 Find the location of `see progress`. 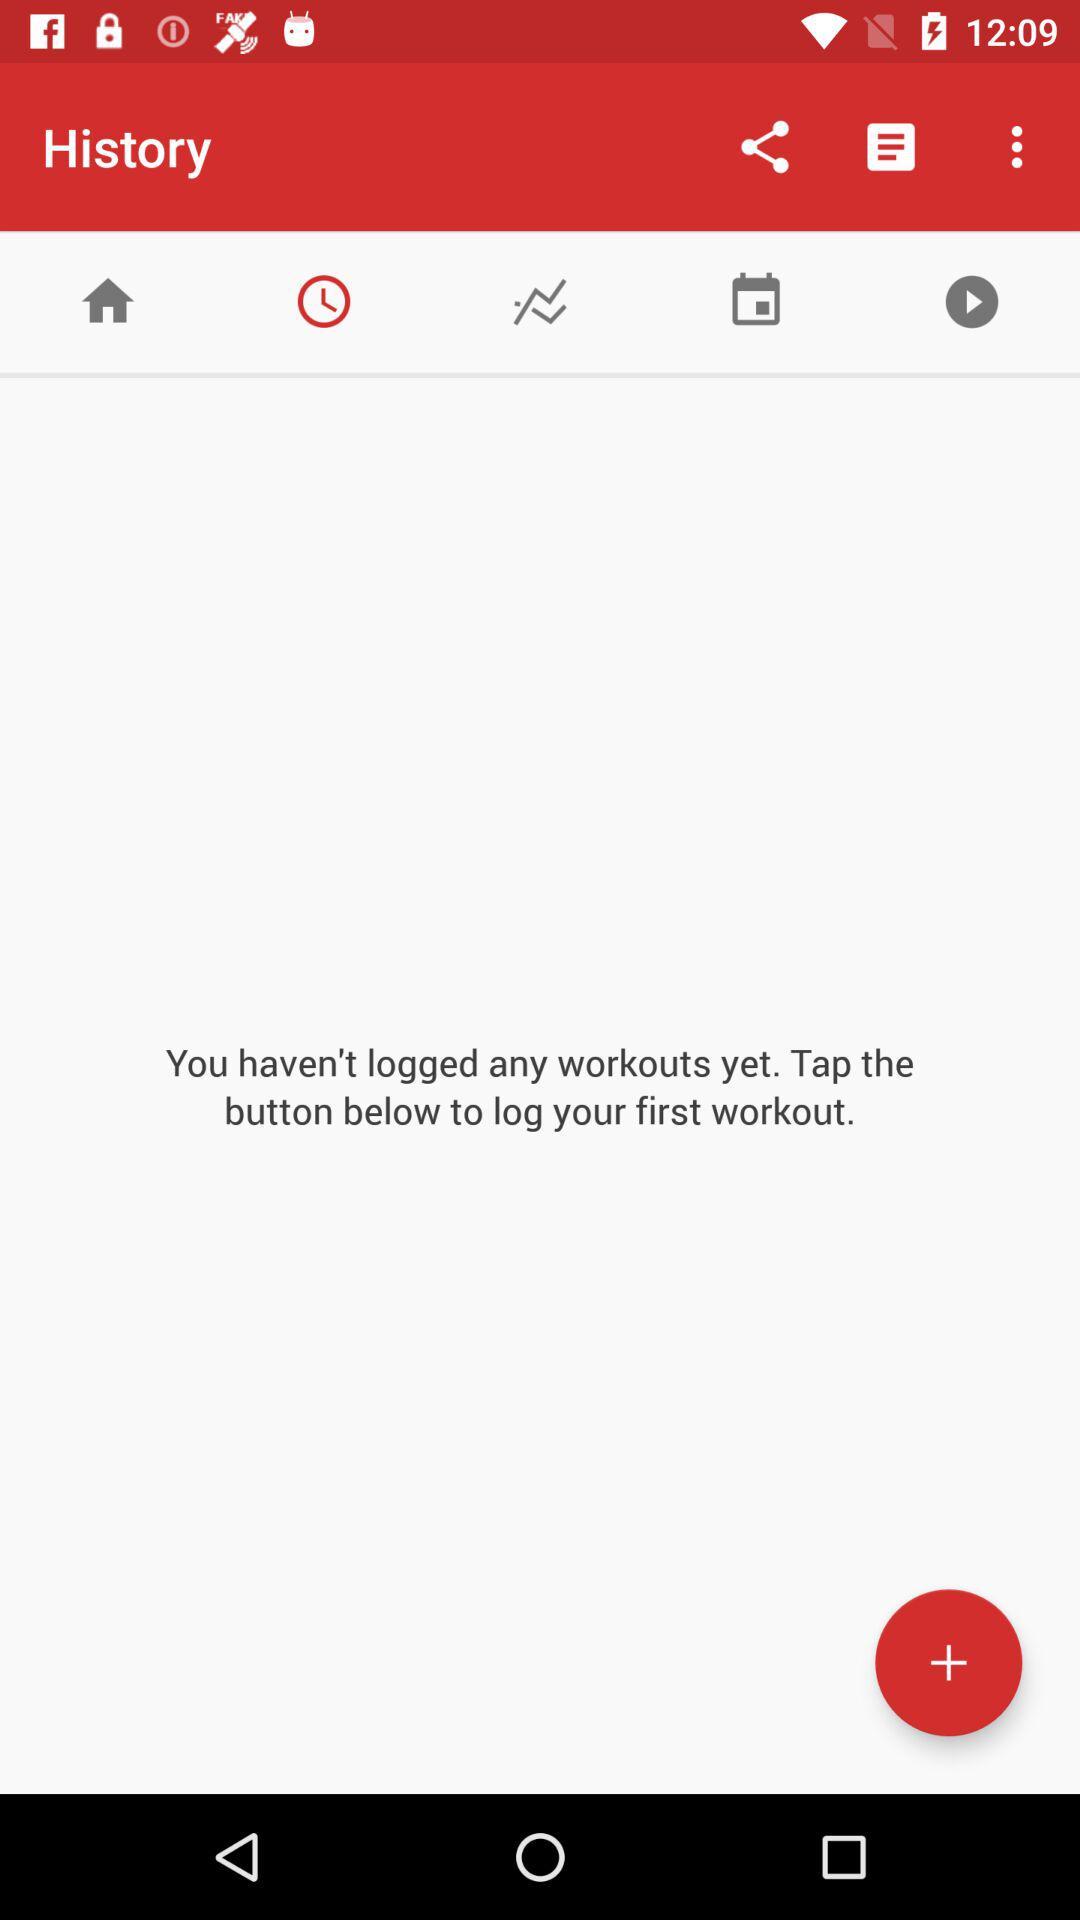

see progress is located at coordinates (540, 300).